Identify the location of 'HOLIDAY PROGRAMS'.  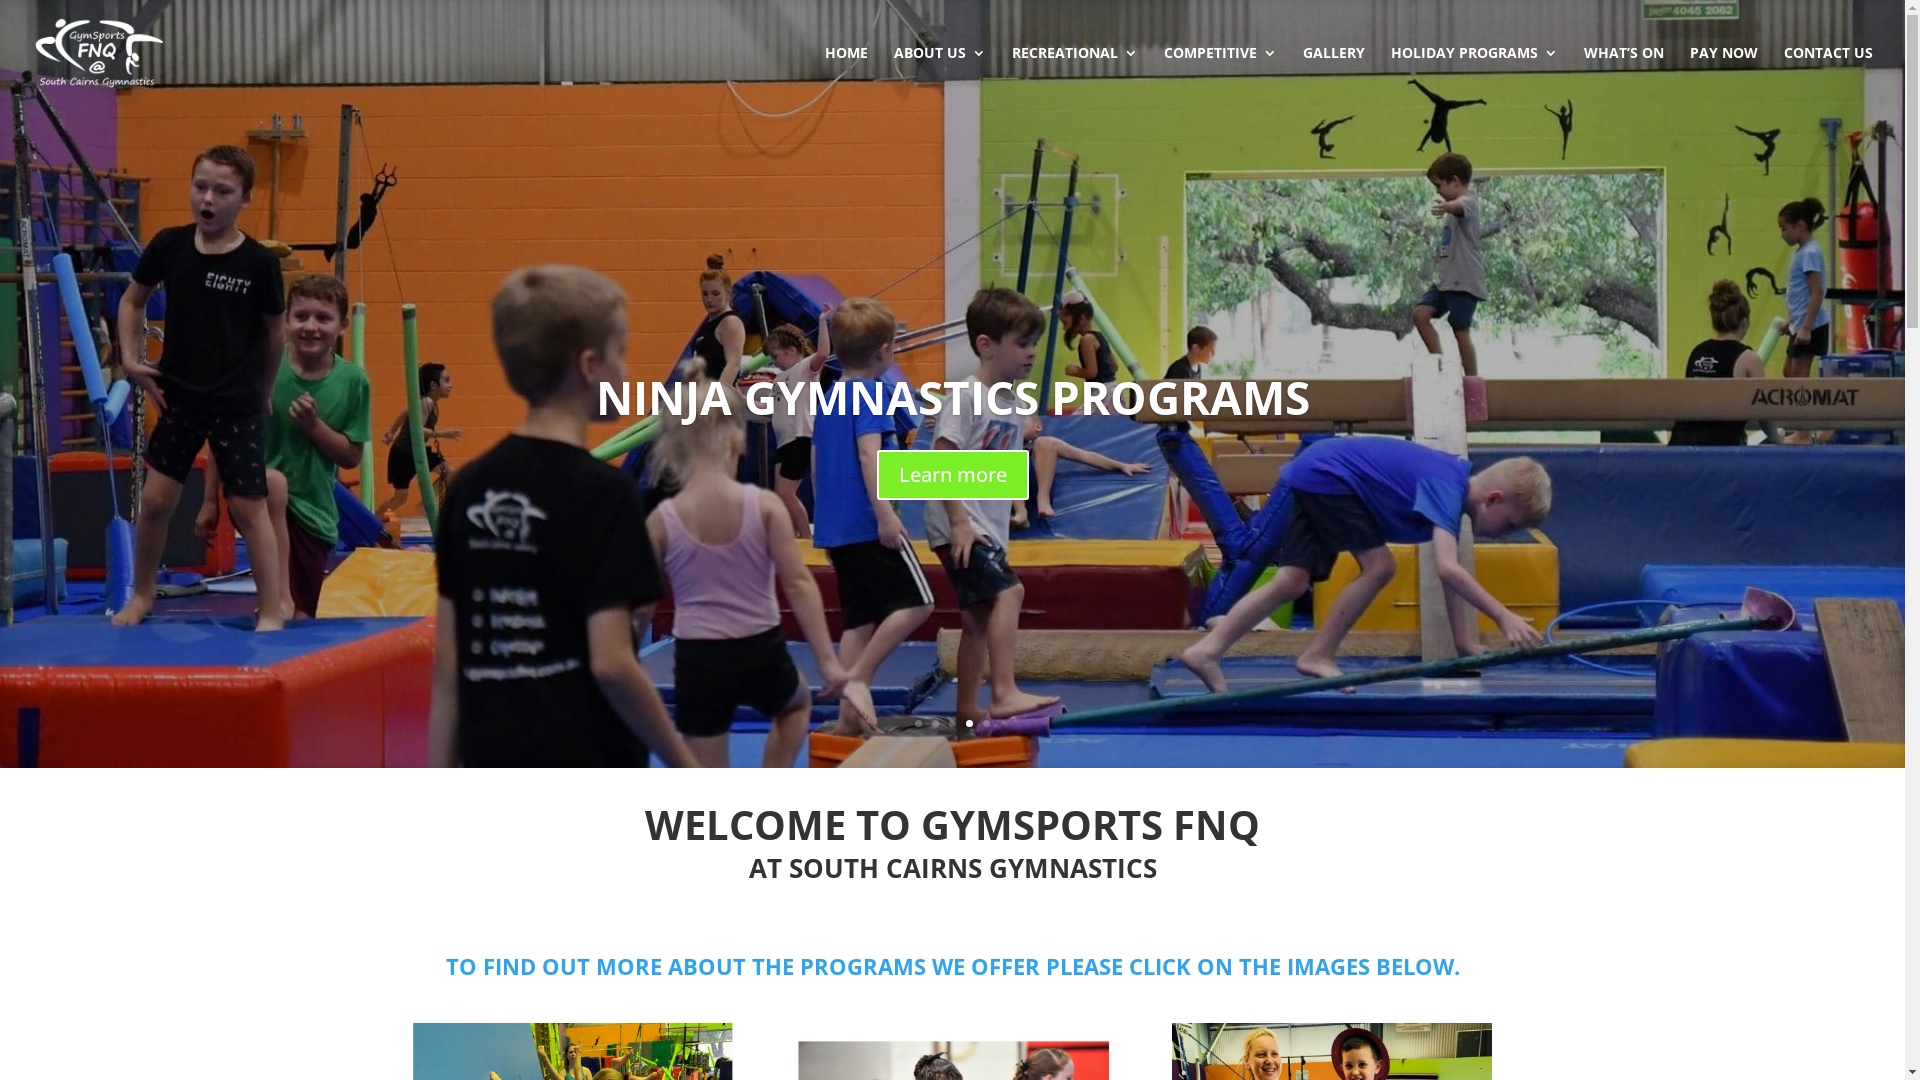
(1474, 75).